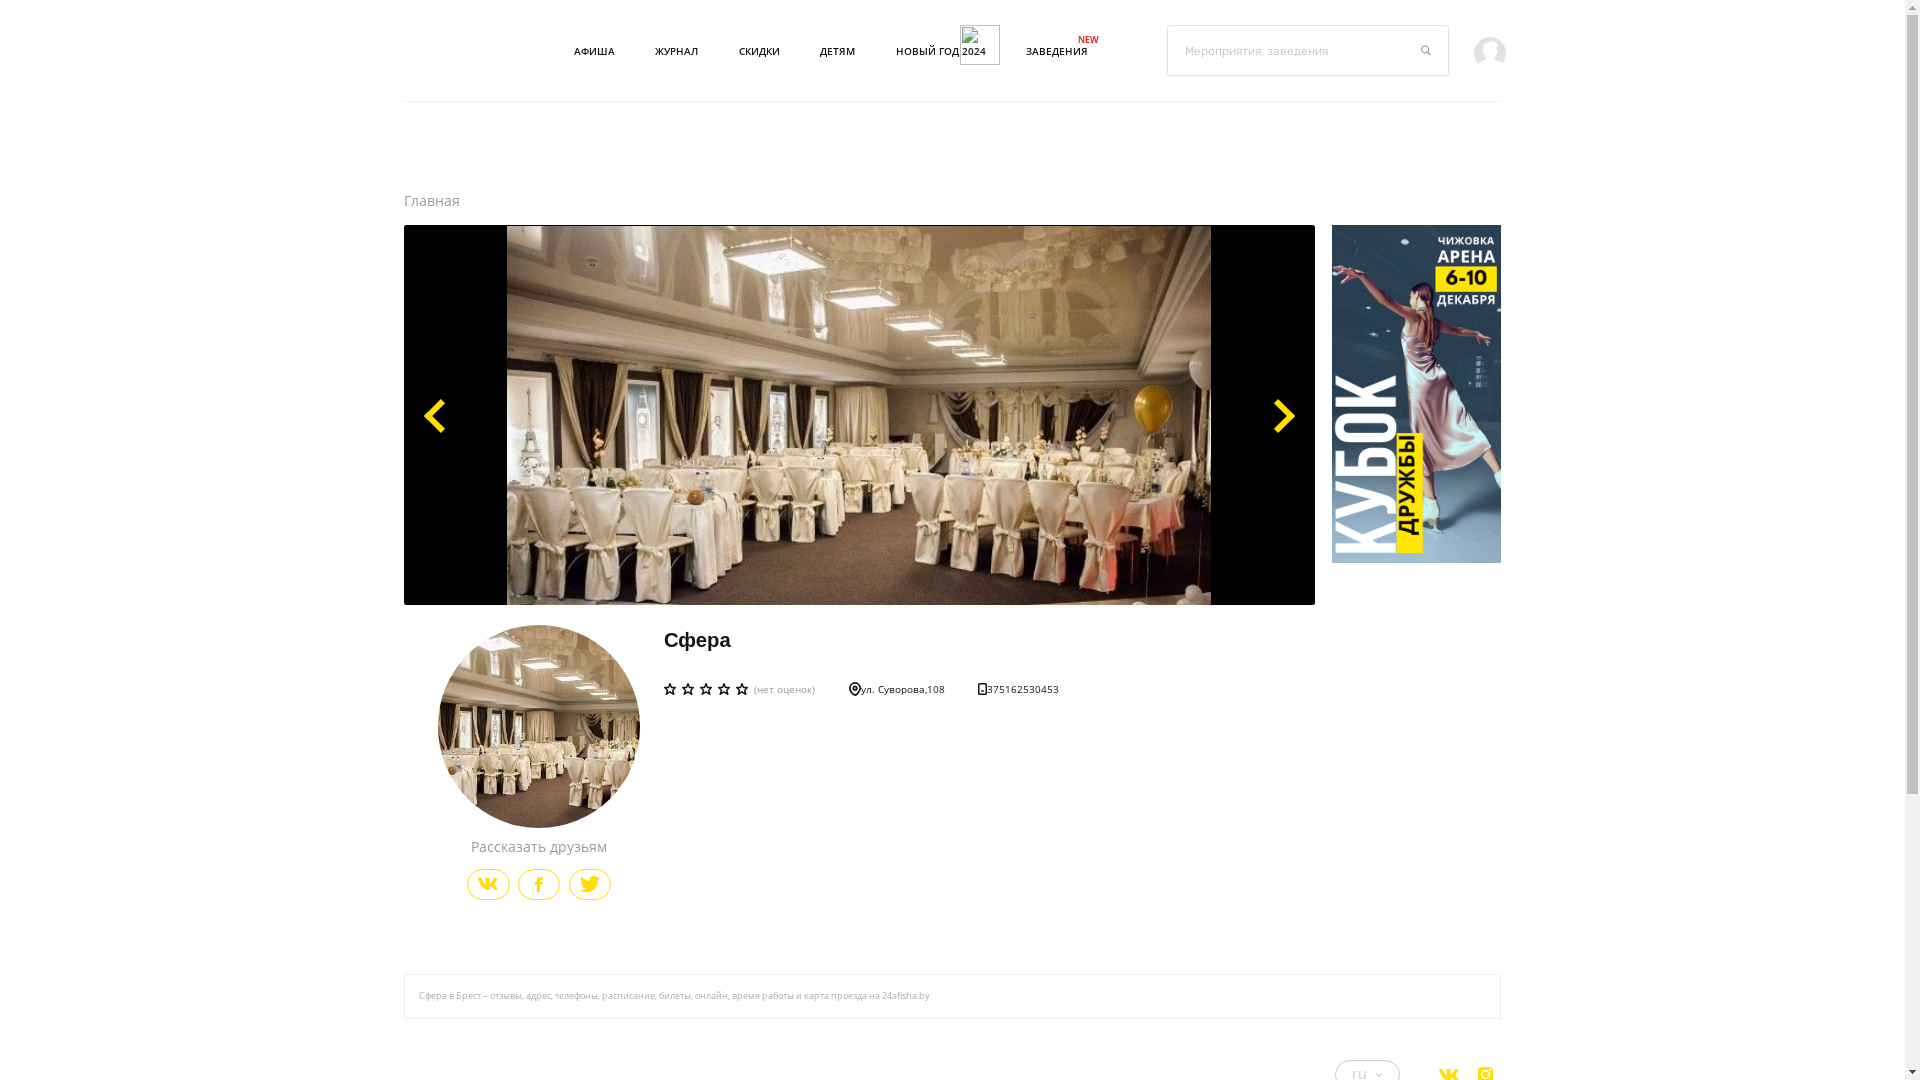 This screenshot has height=1080, width=1920. Describe the element at coordinates (978, 688) in the screenshot. I see `'375162530453'` at that location.